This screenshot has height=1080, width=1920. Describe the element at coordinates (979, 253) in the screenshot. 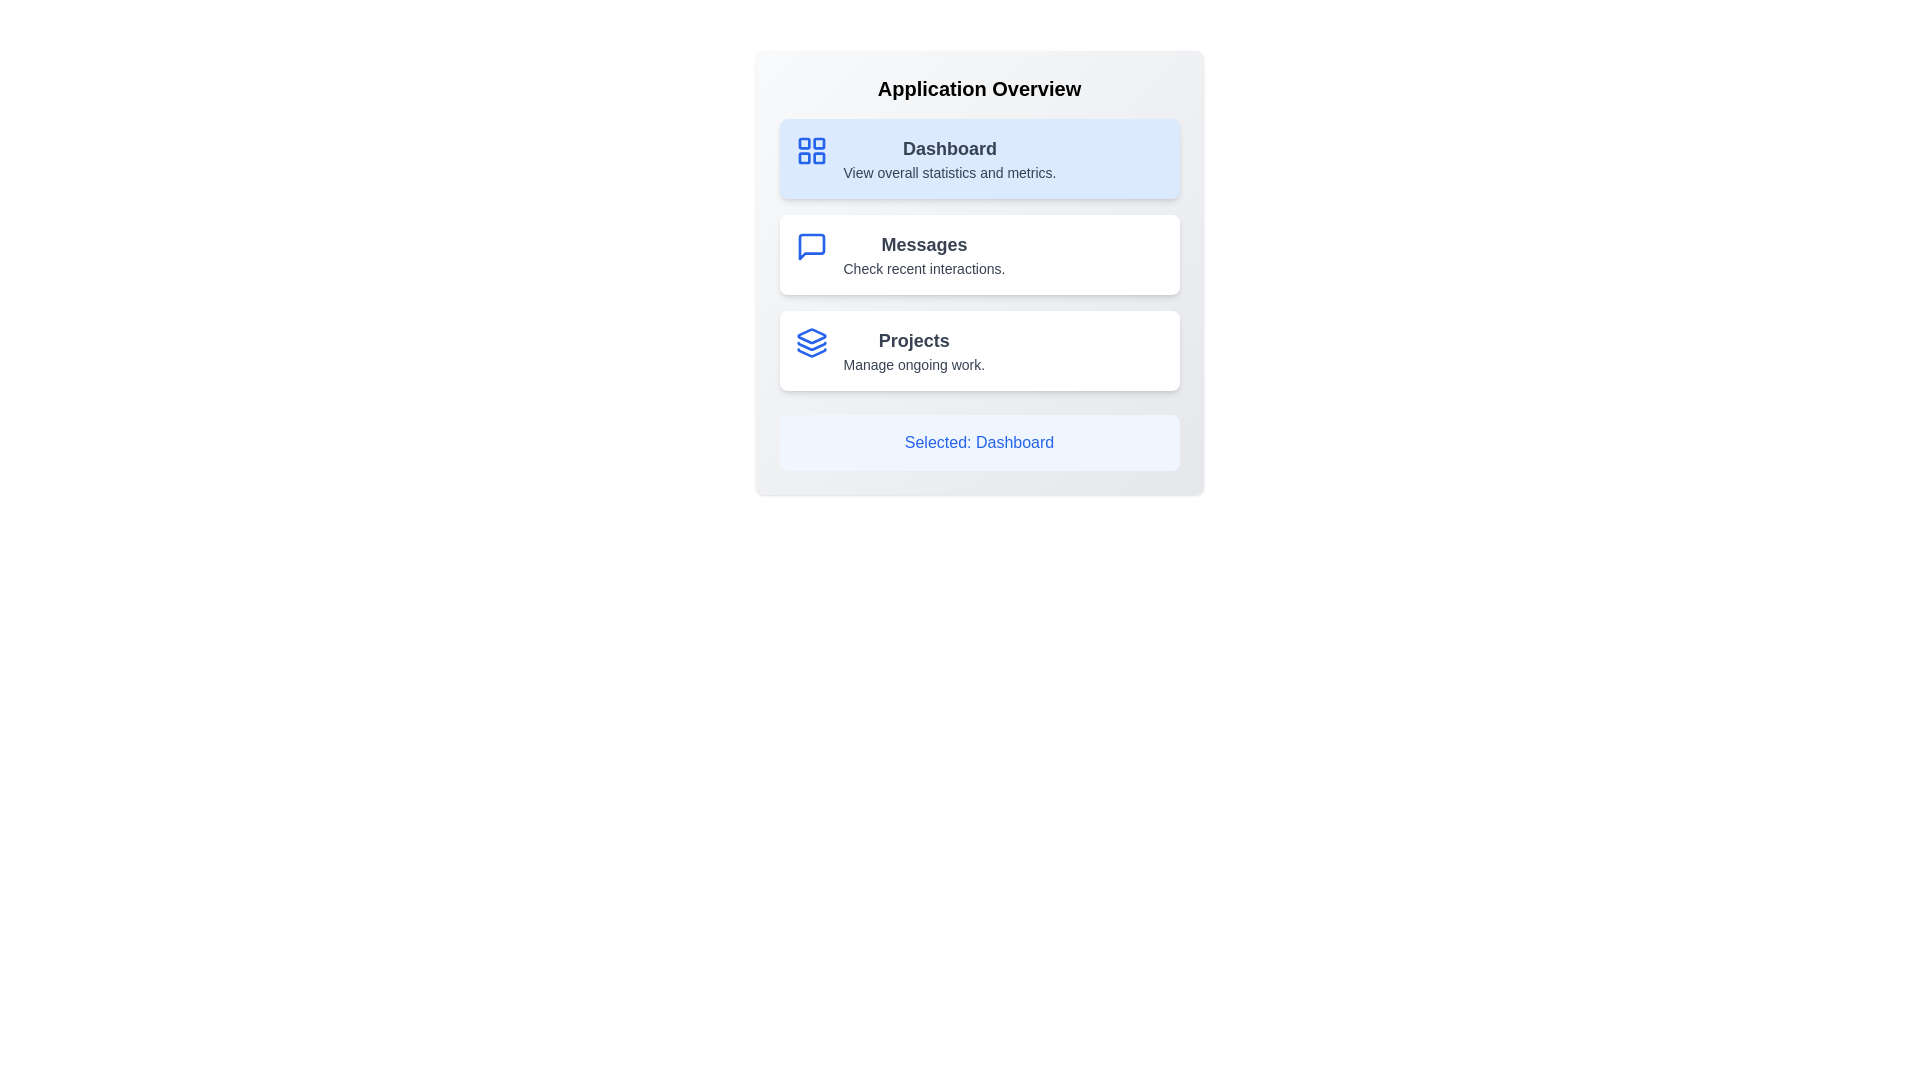

I see `the option Messages from the list` at that location.